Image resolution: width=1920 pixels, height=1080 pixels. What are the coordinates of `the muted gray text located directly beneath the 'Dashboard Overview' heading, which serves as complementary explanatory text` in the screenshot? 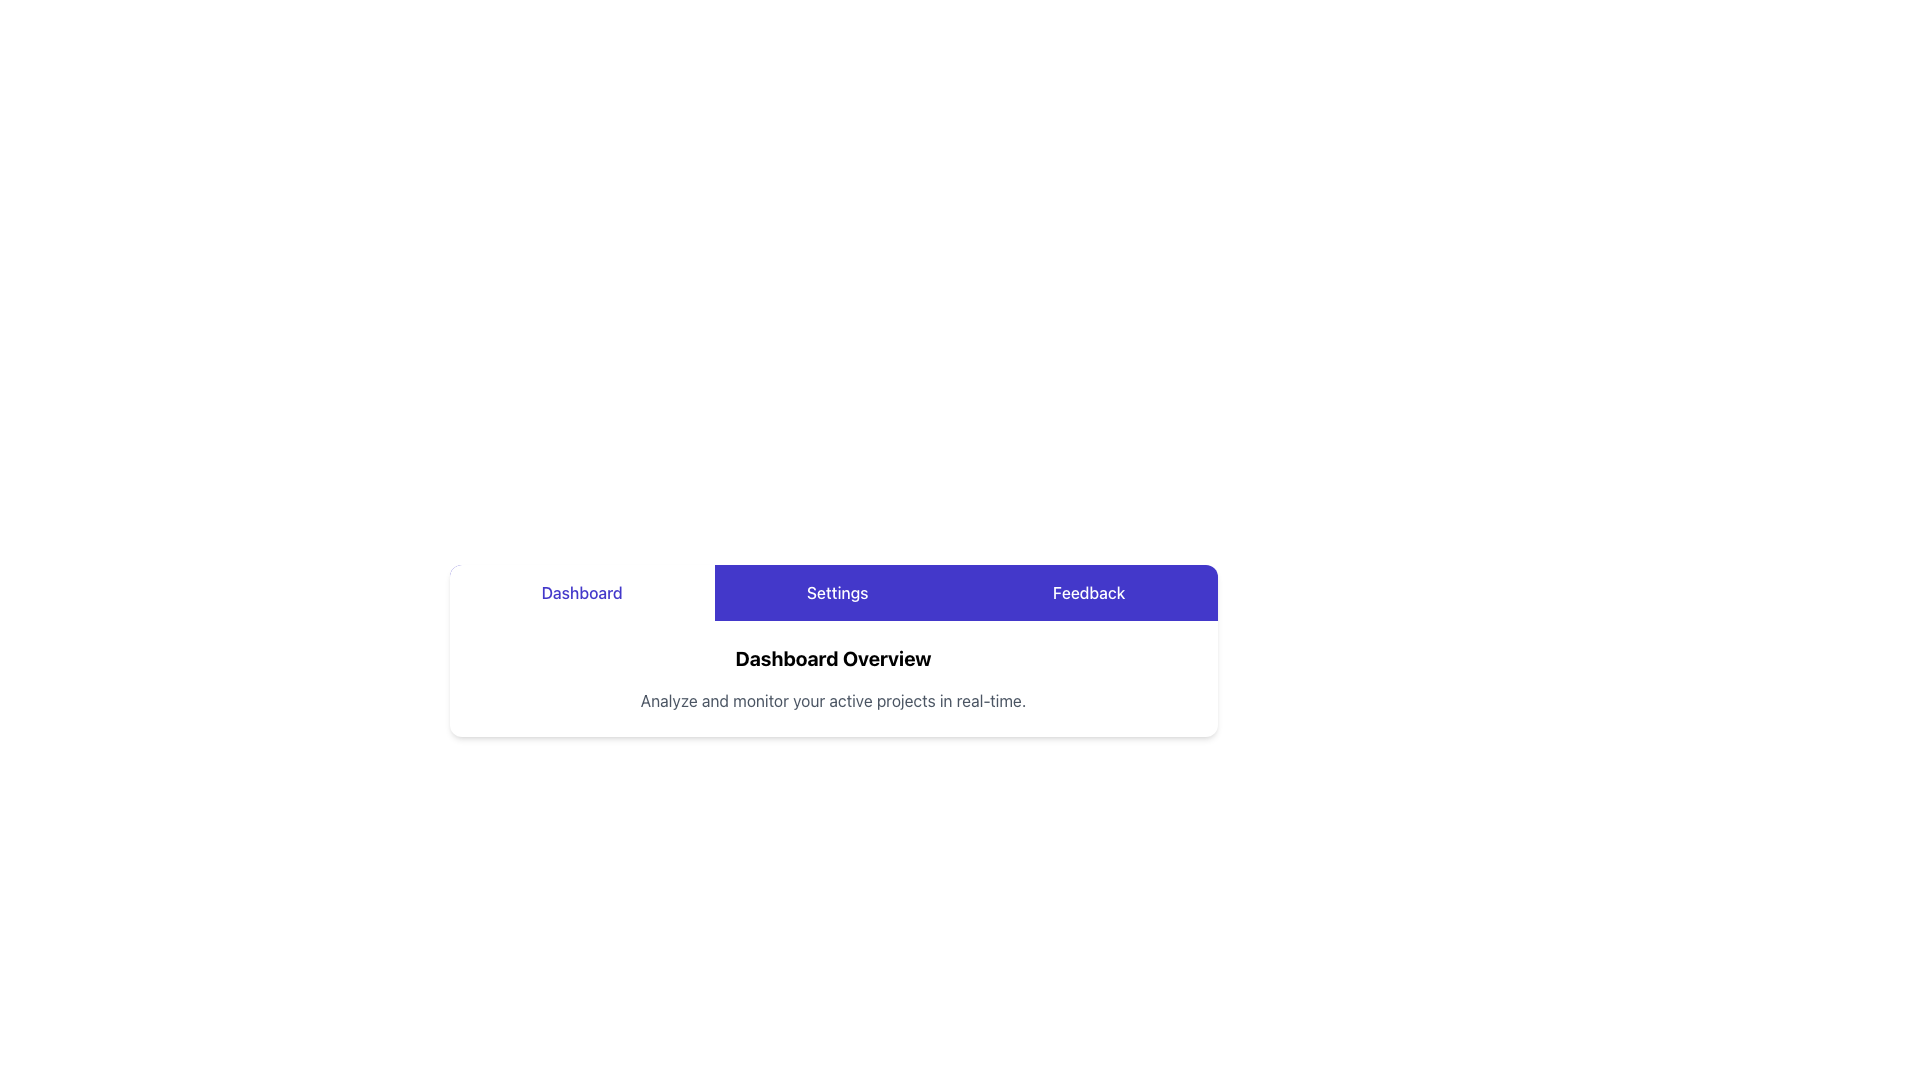 It's located at (833, 700).